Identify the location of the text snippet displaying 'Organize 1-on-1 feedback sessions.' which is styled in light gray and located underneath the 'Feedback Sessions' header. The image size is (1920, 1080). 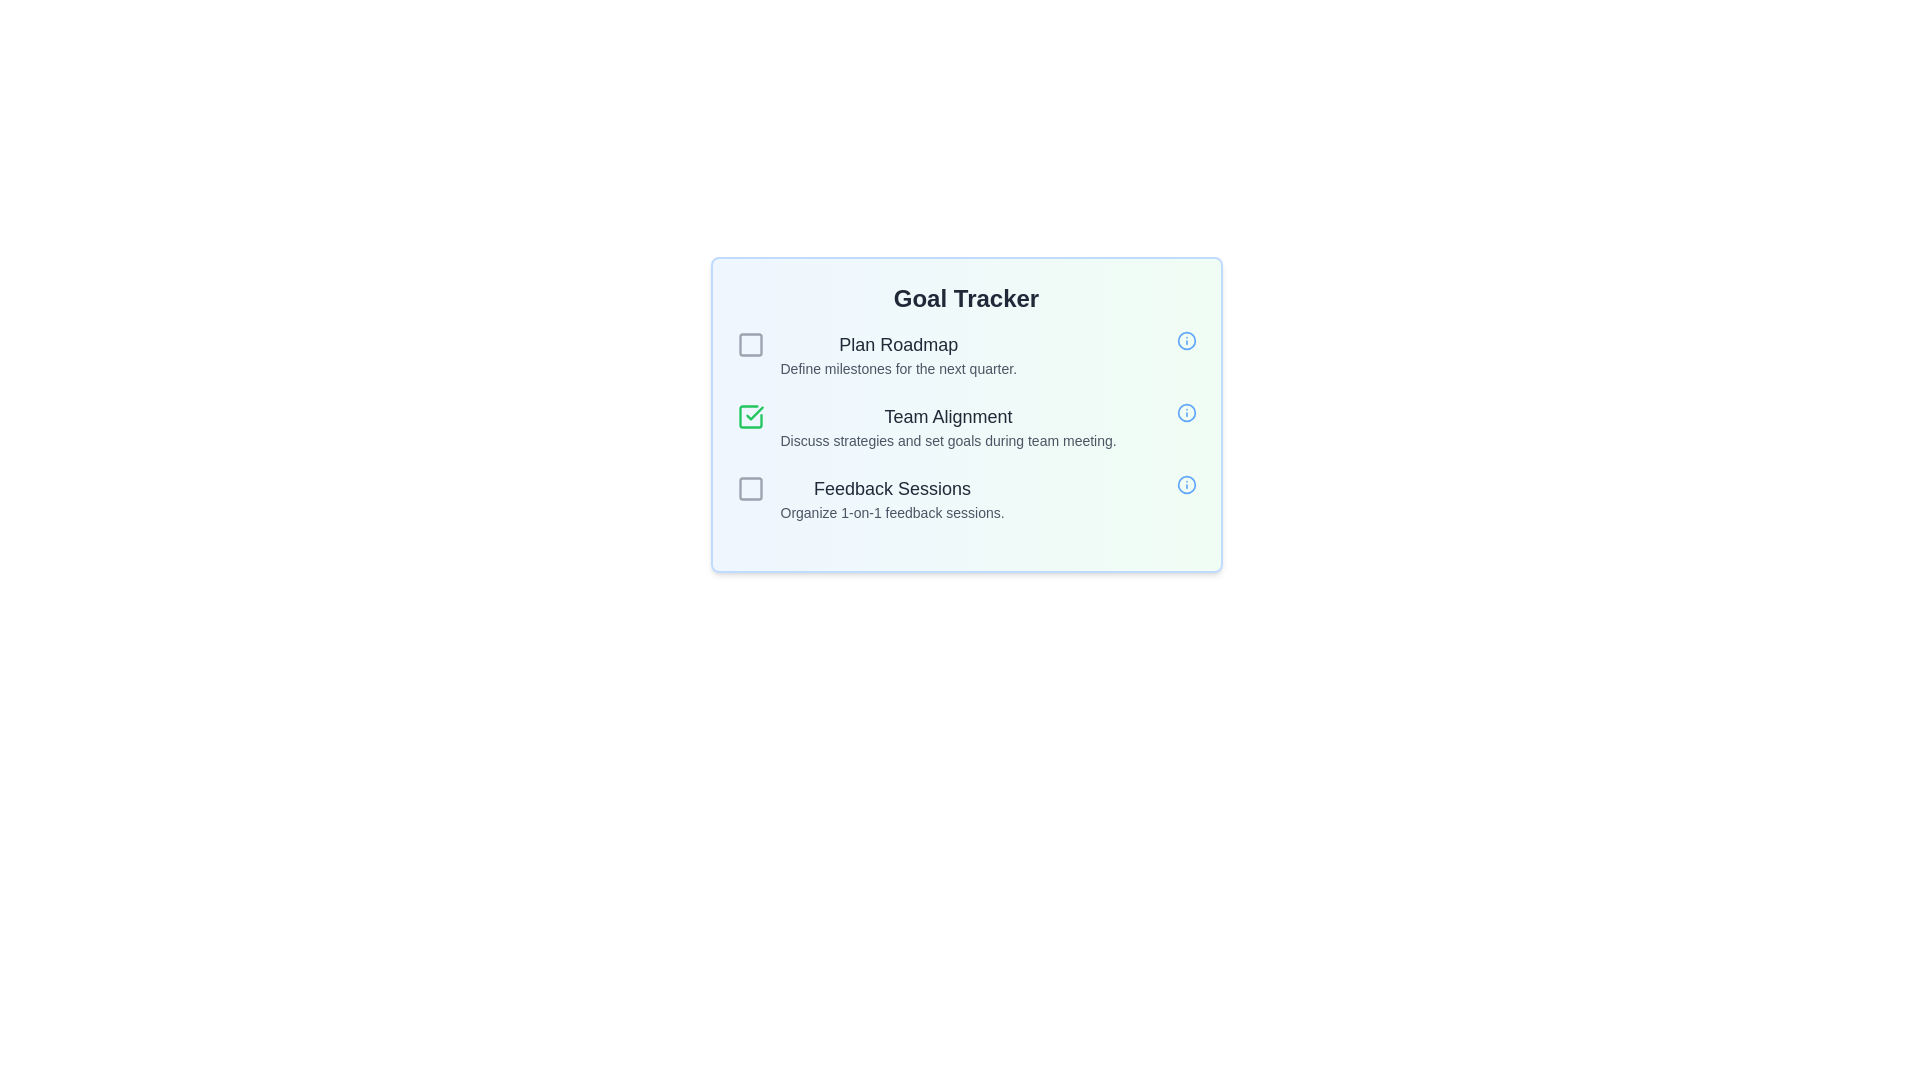
(891, 512).